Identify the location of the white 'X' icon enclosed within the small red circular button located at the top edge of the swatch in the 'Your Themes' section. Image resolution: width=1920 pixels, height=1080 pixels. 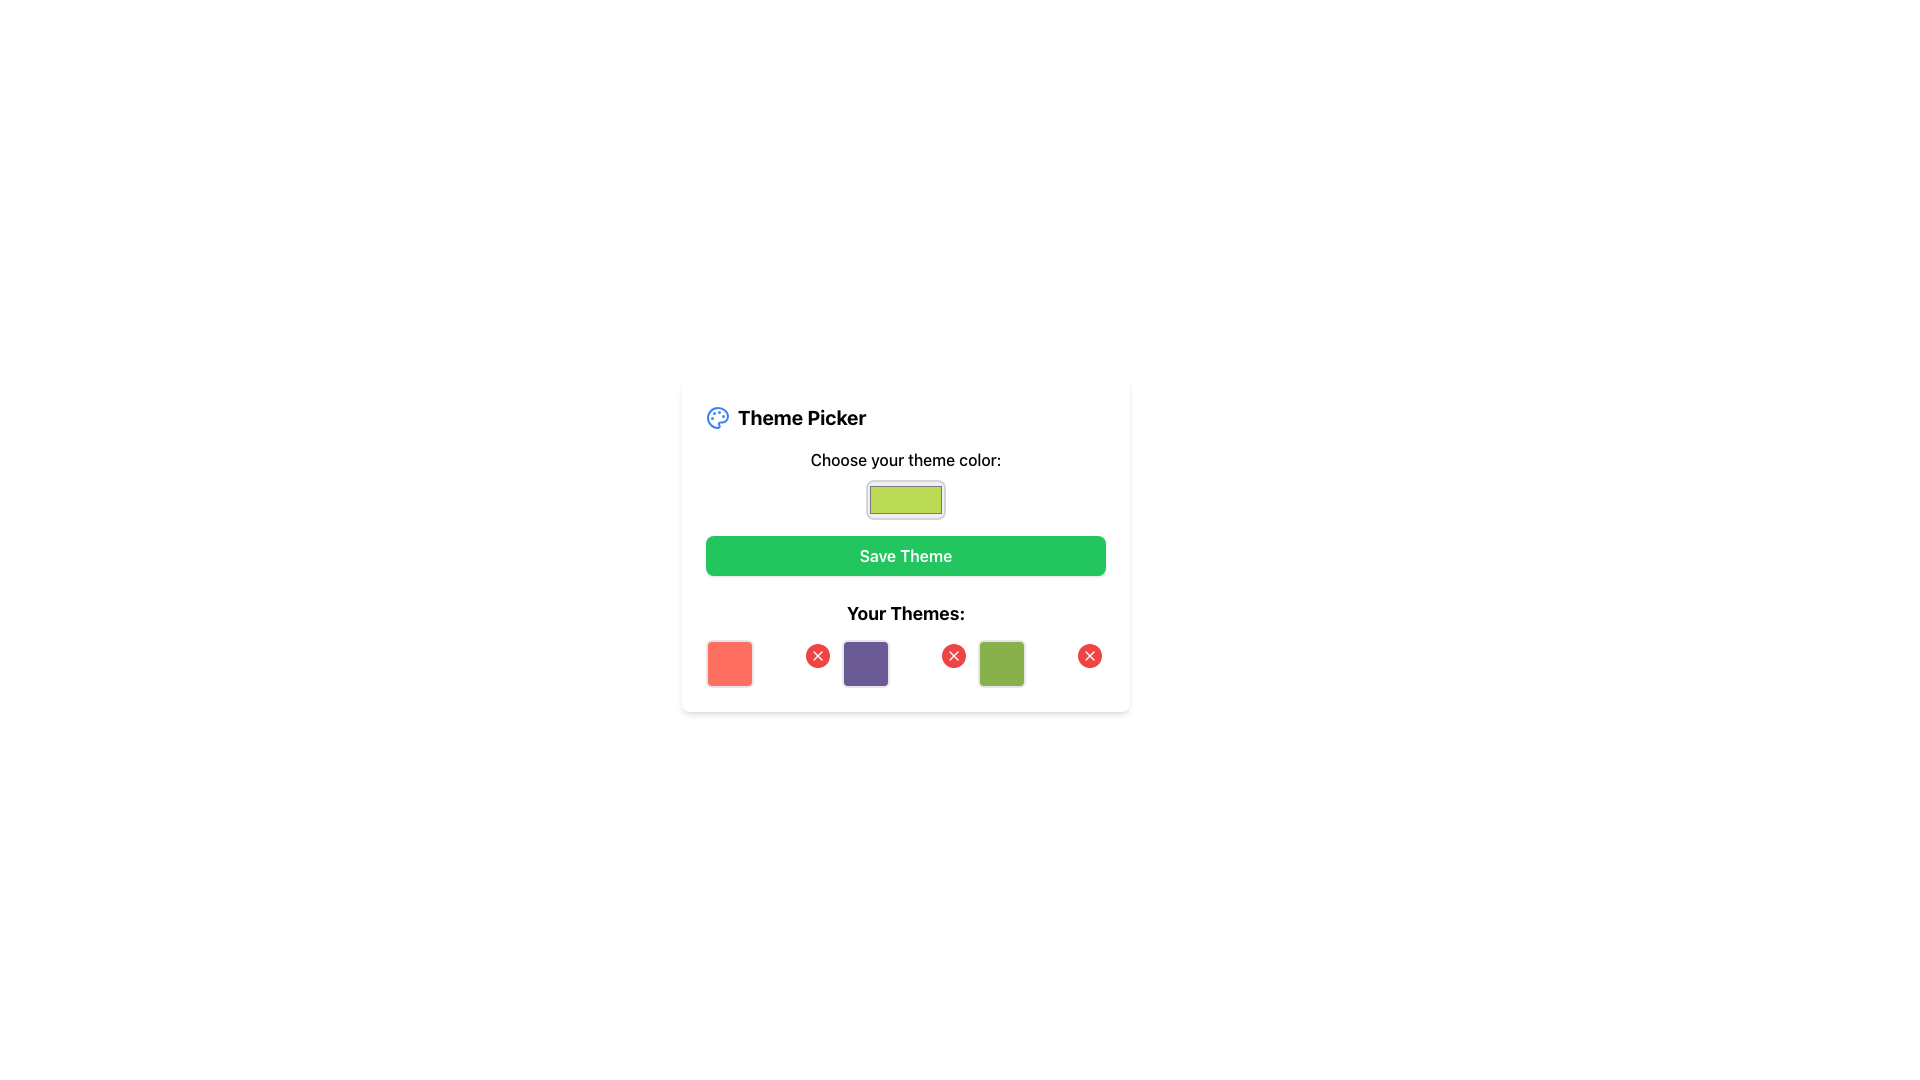
(953, 655).